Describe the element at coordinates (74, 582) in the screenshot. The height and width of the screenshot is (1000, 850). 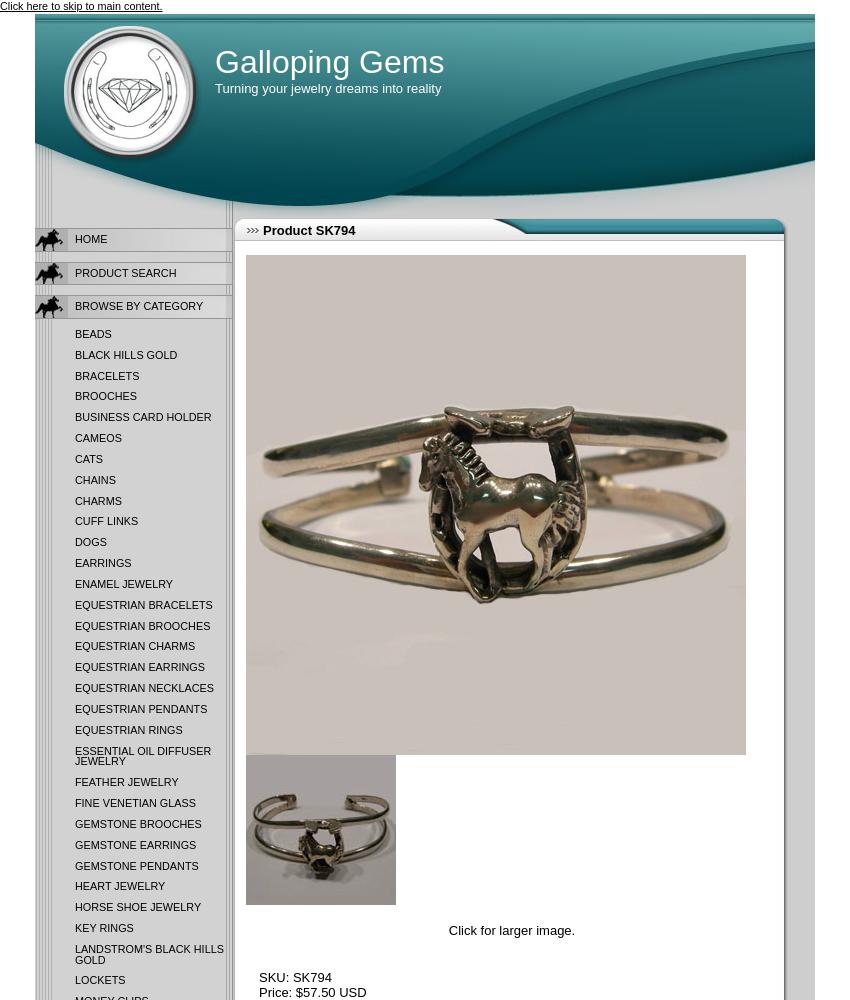
I see `'Enamel Jewelry'` at that location.